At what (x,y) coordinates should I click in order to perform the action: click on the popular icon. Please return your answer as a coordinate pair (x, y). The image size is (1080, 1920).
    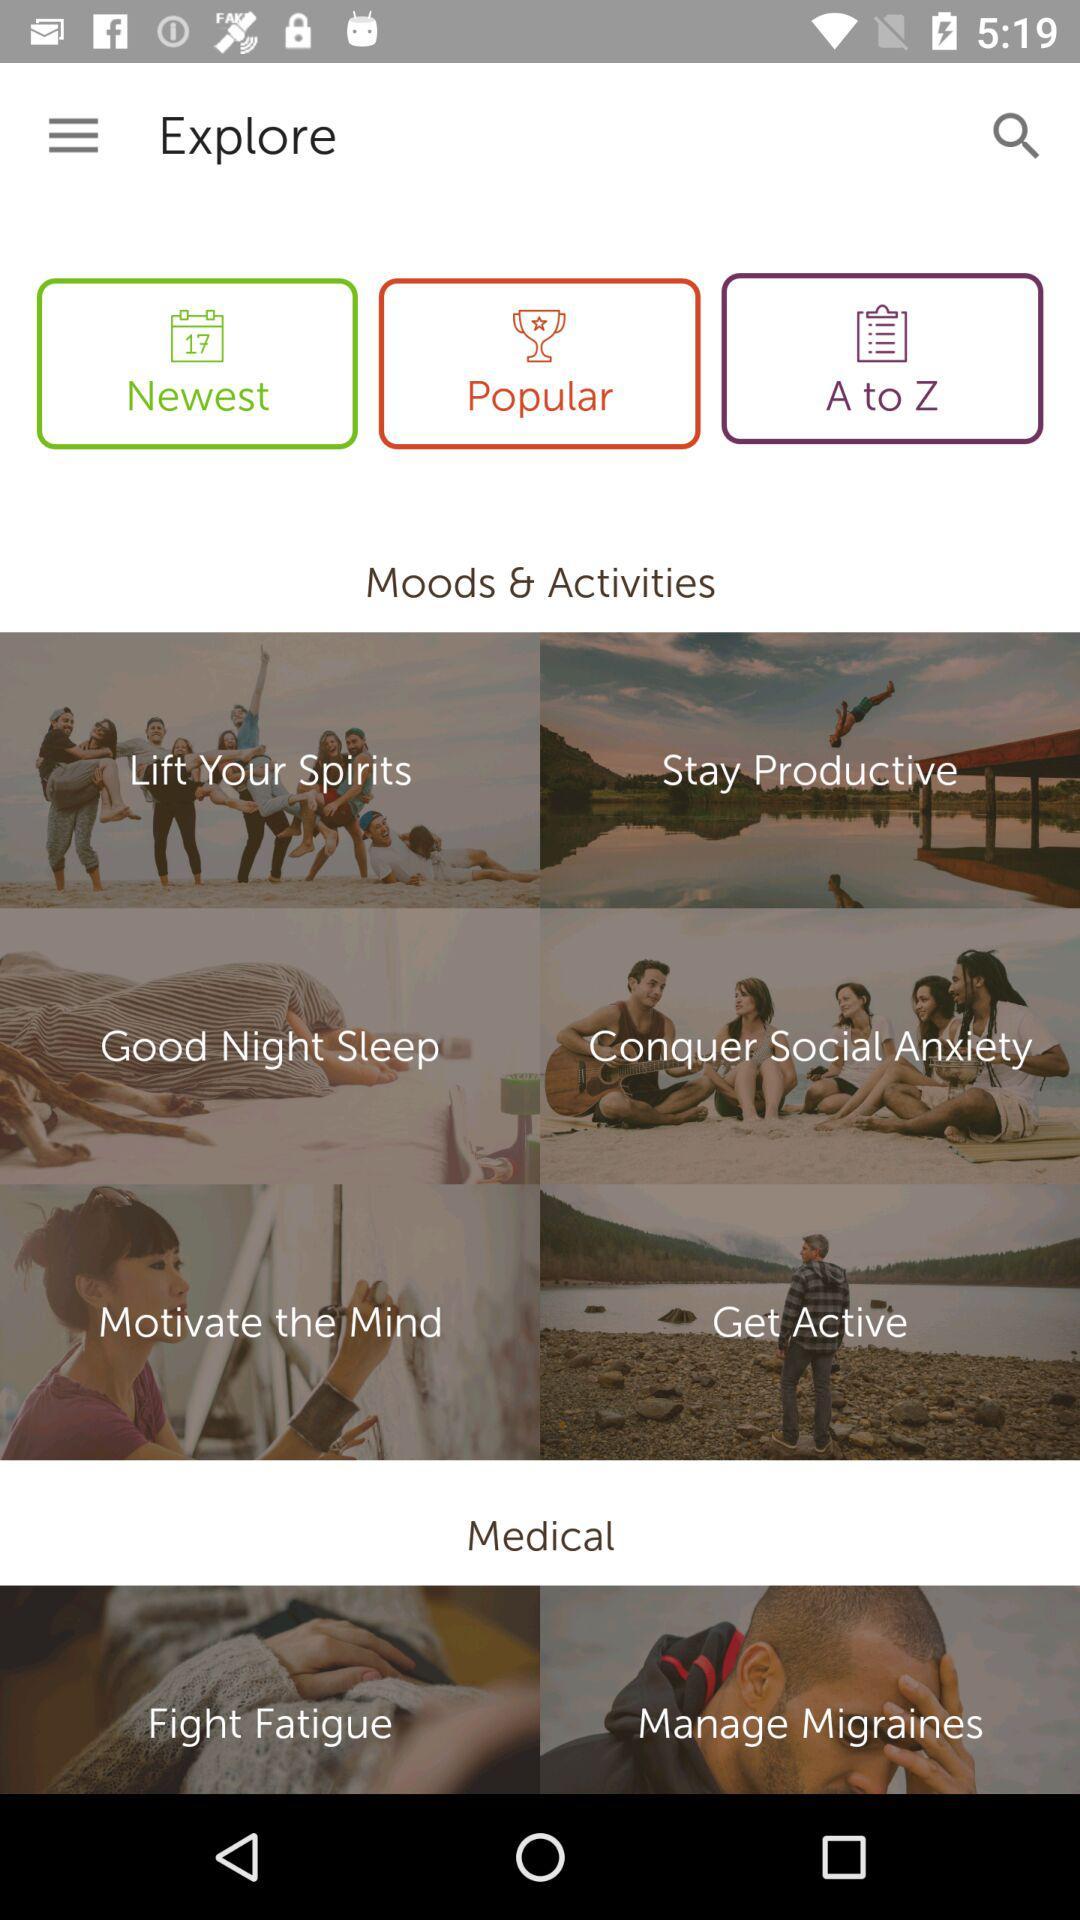
    Looking at the image, I should click on (538, 363).